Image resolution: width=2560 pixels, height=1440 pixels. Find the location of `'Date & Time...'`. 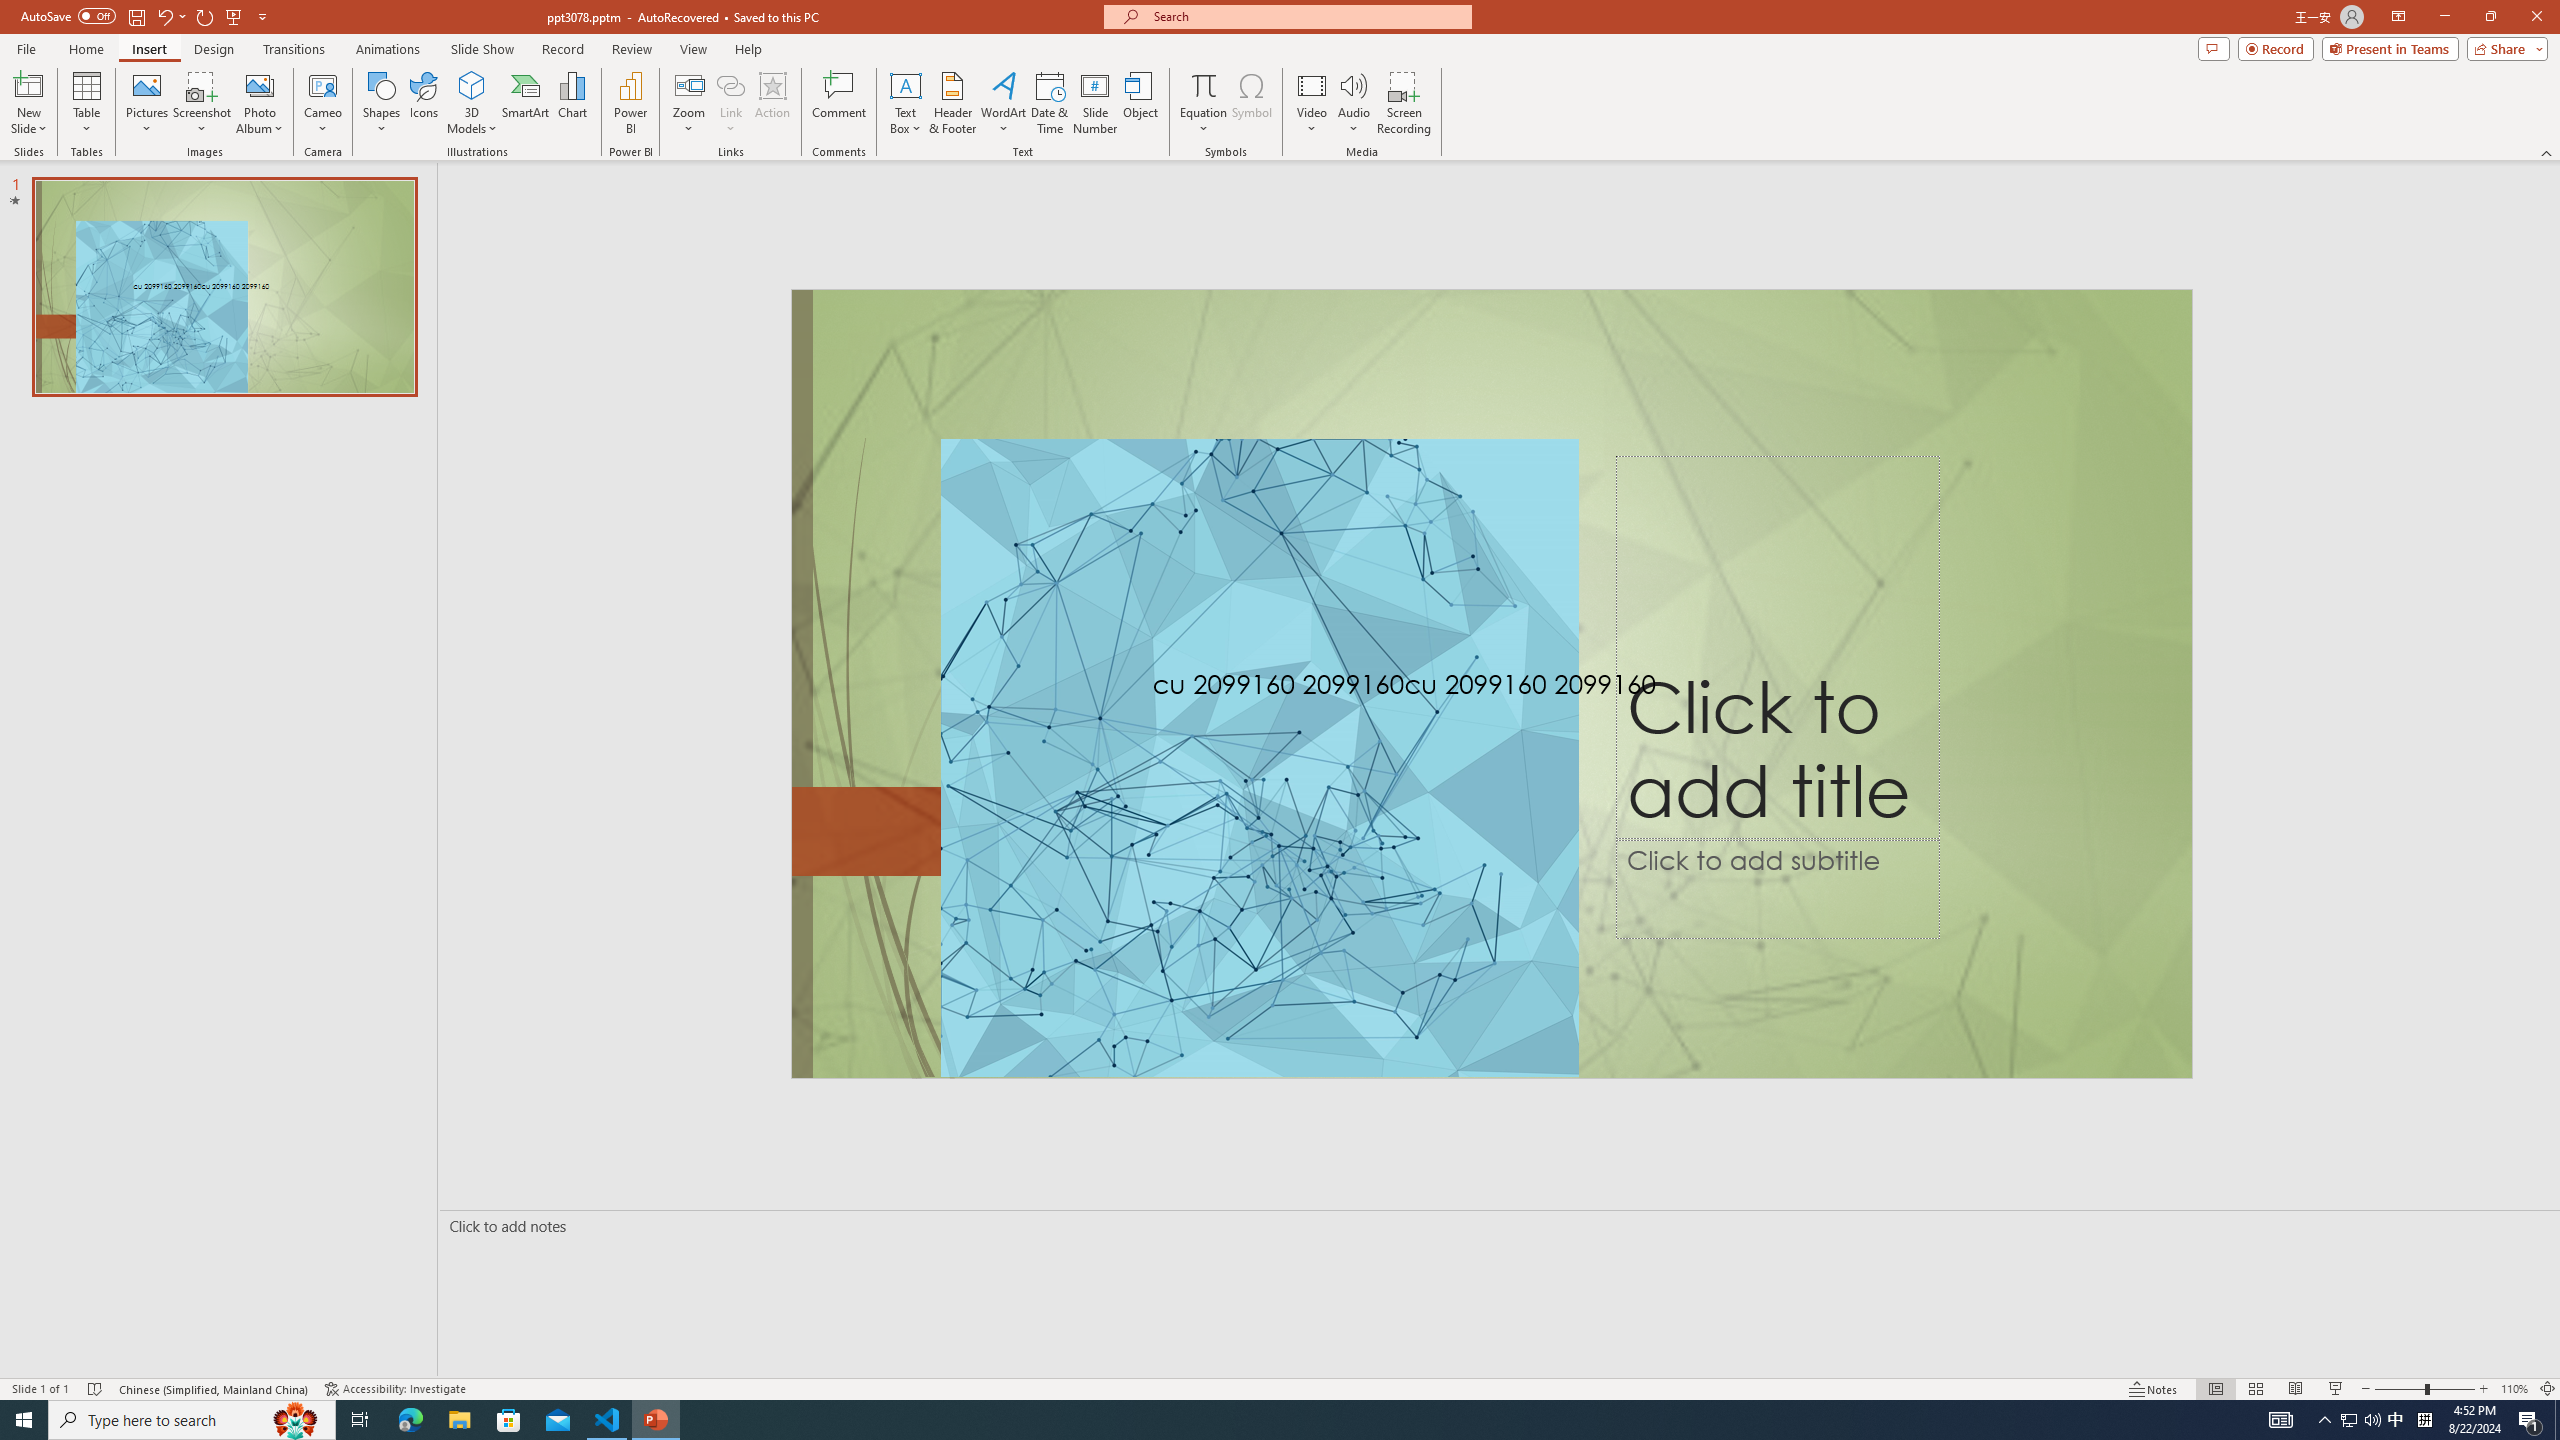

'Date & Time...' is located at coordinates (1048, 103).